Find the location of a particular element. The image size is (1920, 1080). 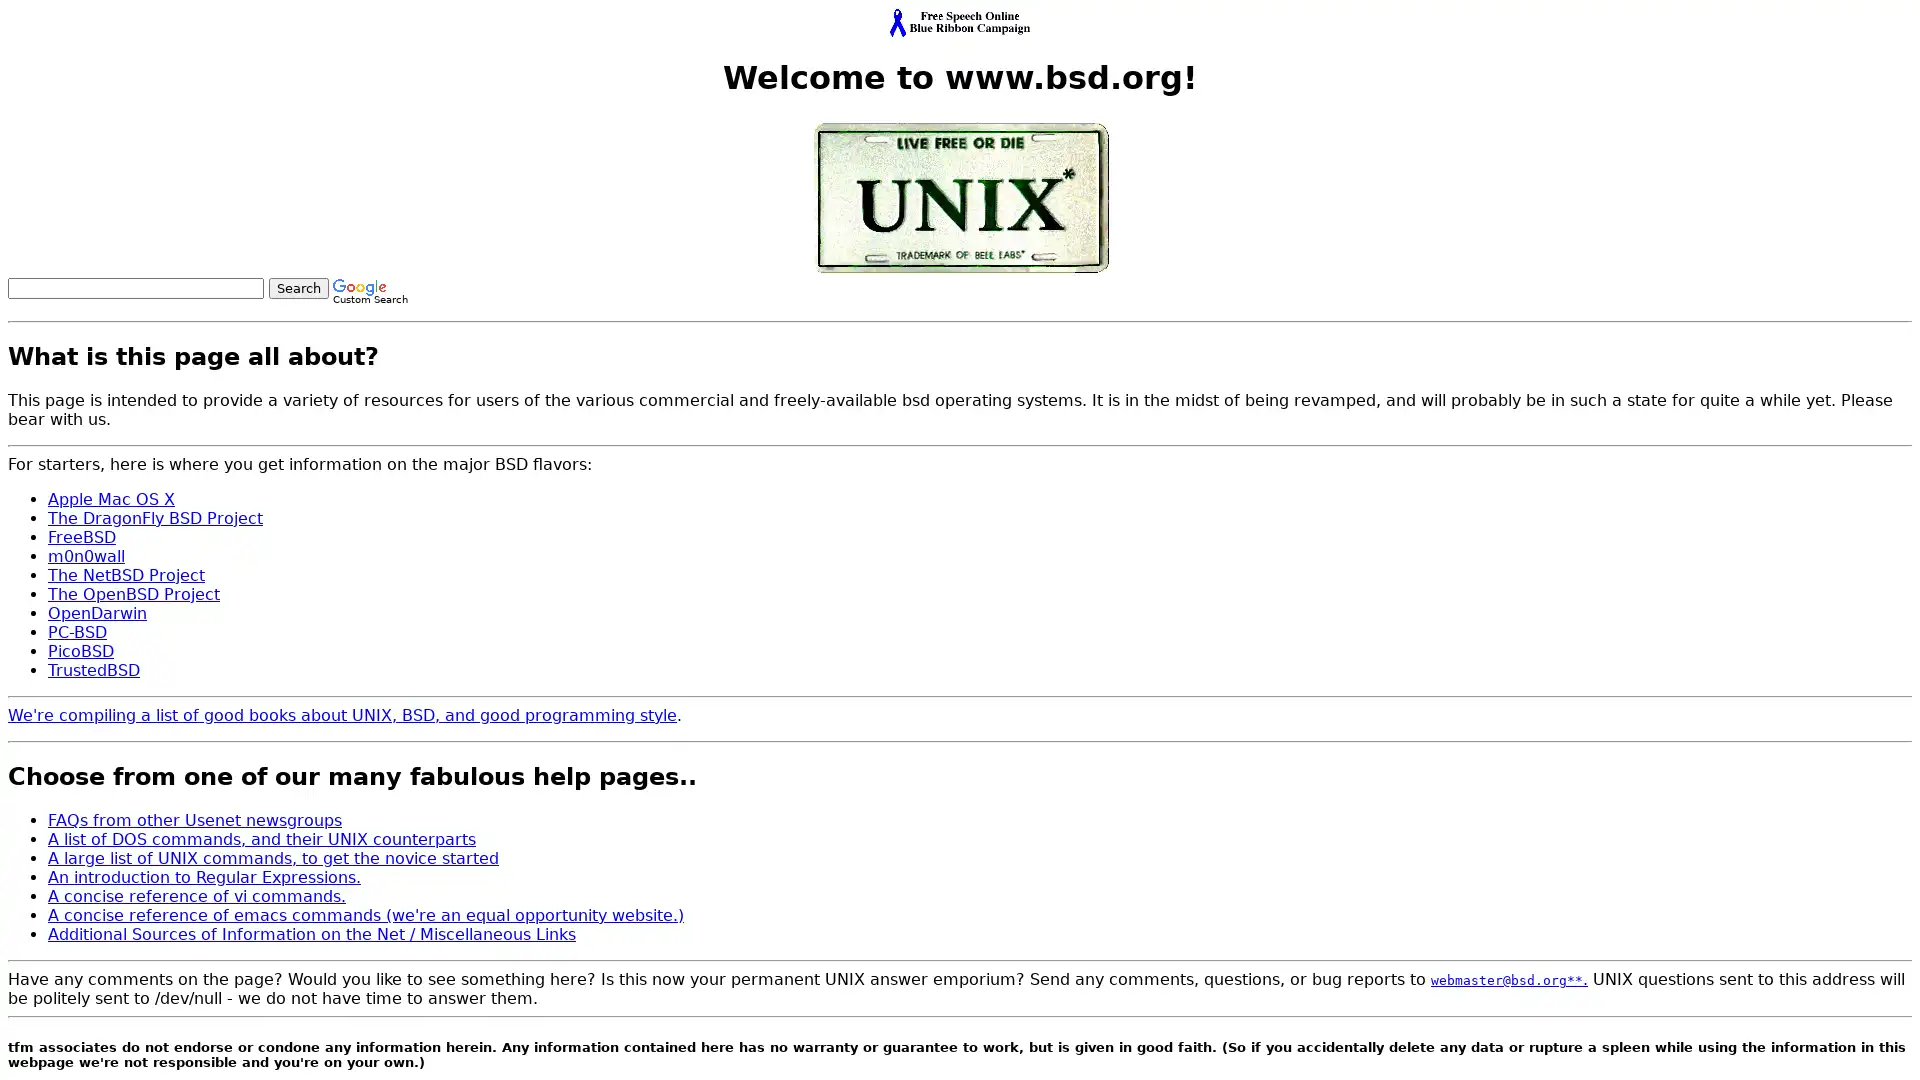

Search is located at coordinates (297, 287).